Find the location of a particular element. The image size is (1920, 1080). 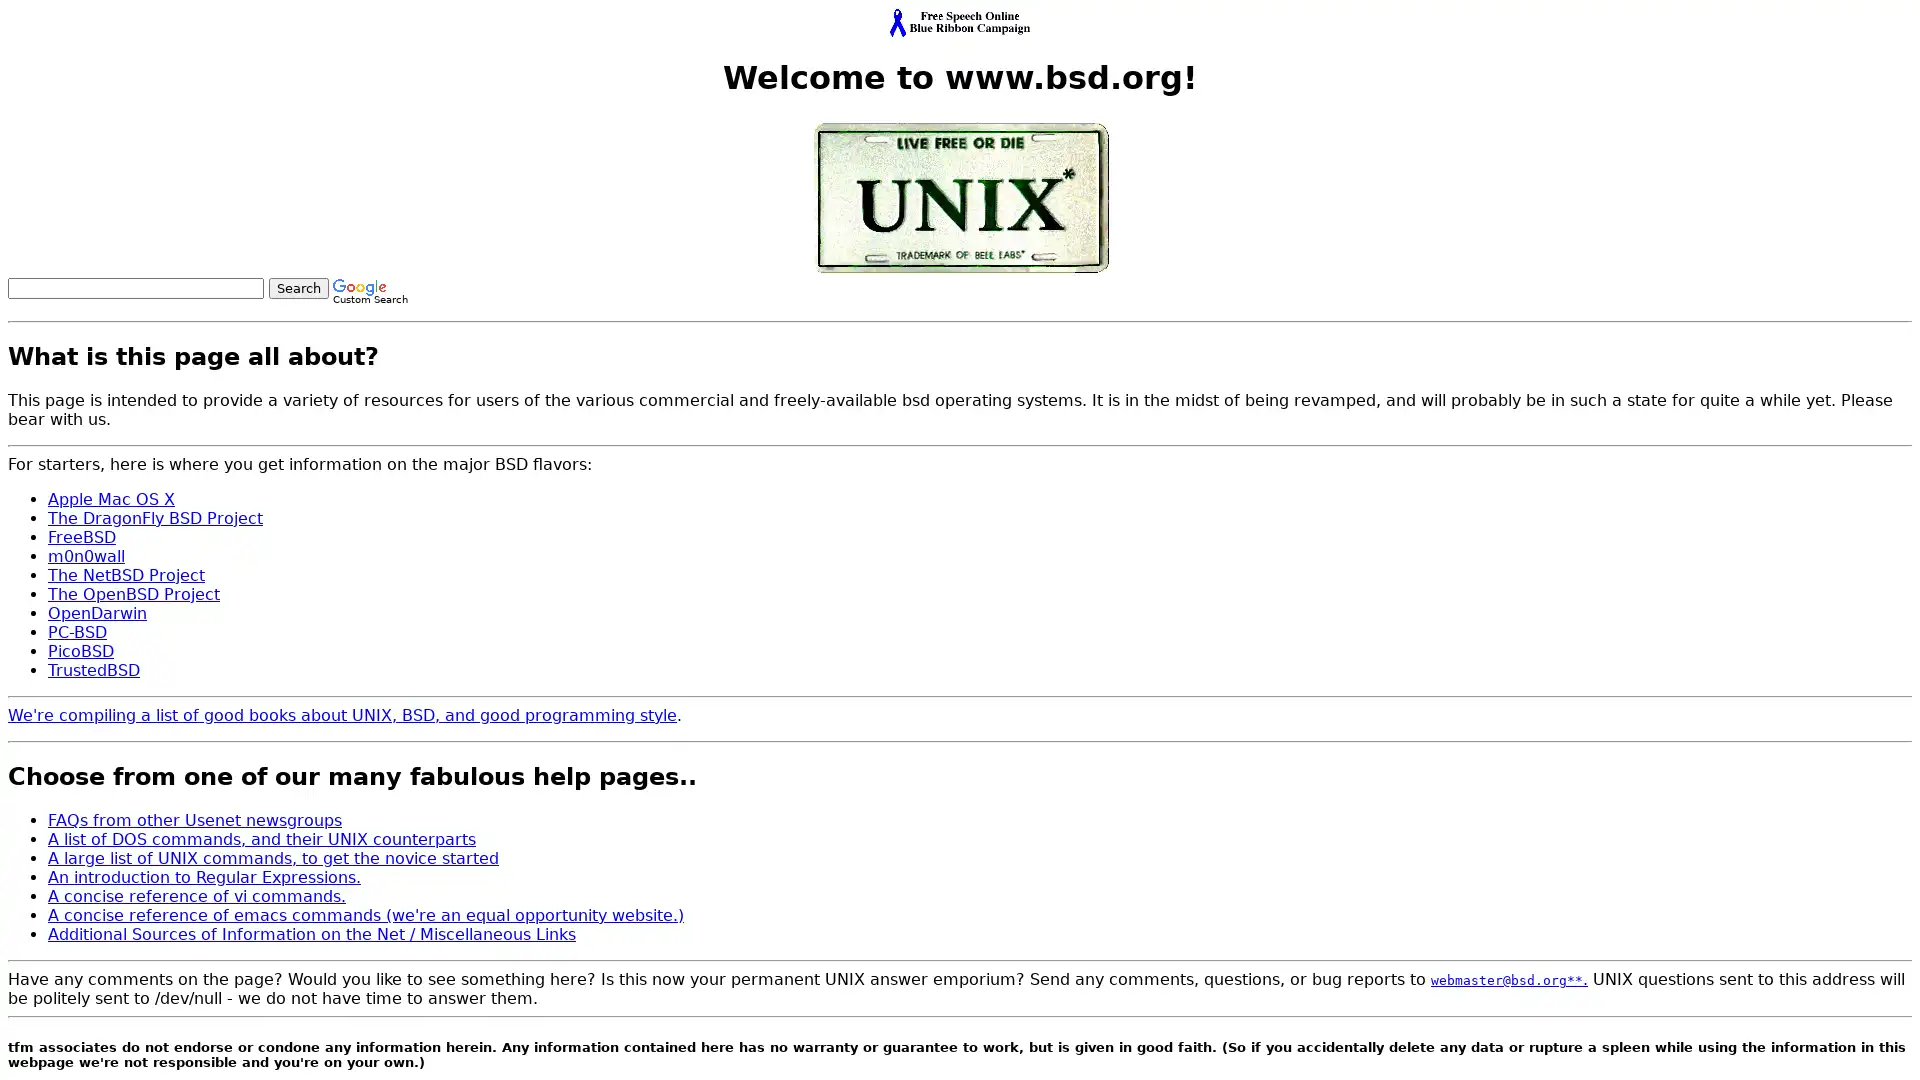

Search is located at coordinates (297, 287).